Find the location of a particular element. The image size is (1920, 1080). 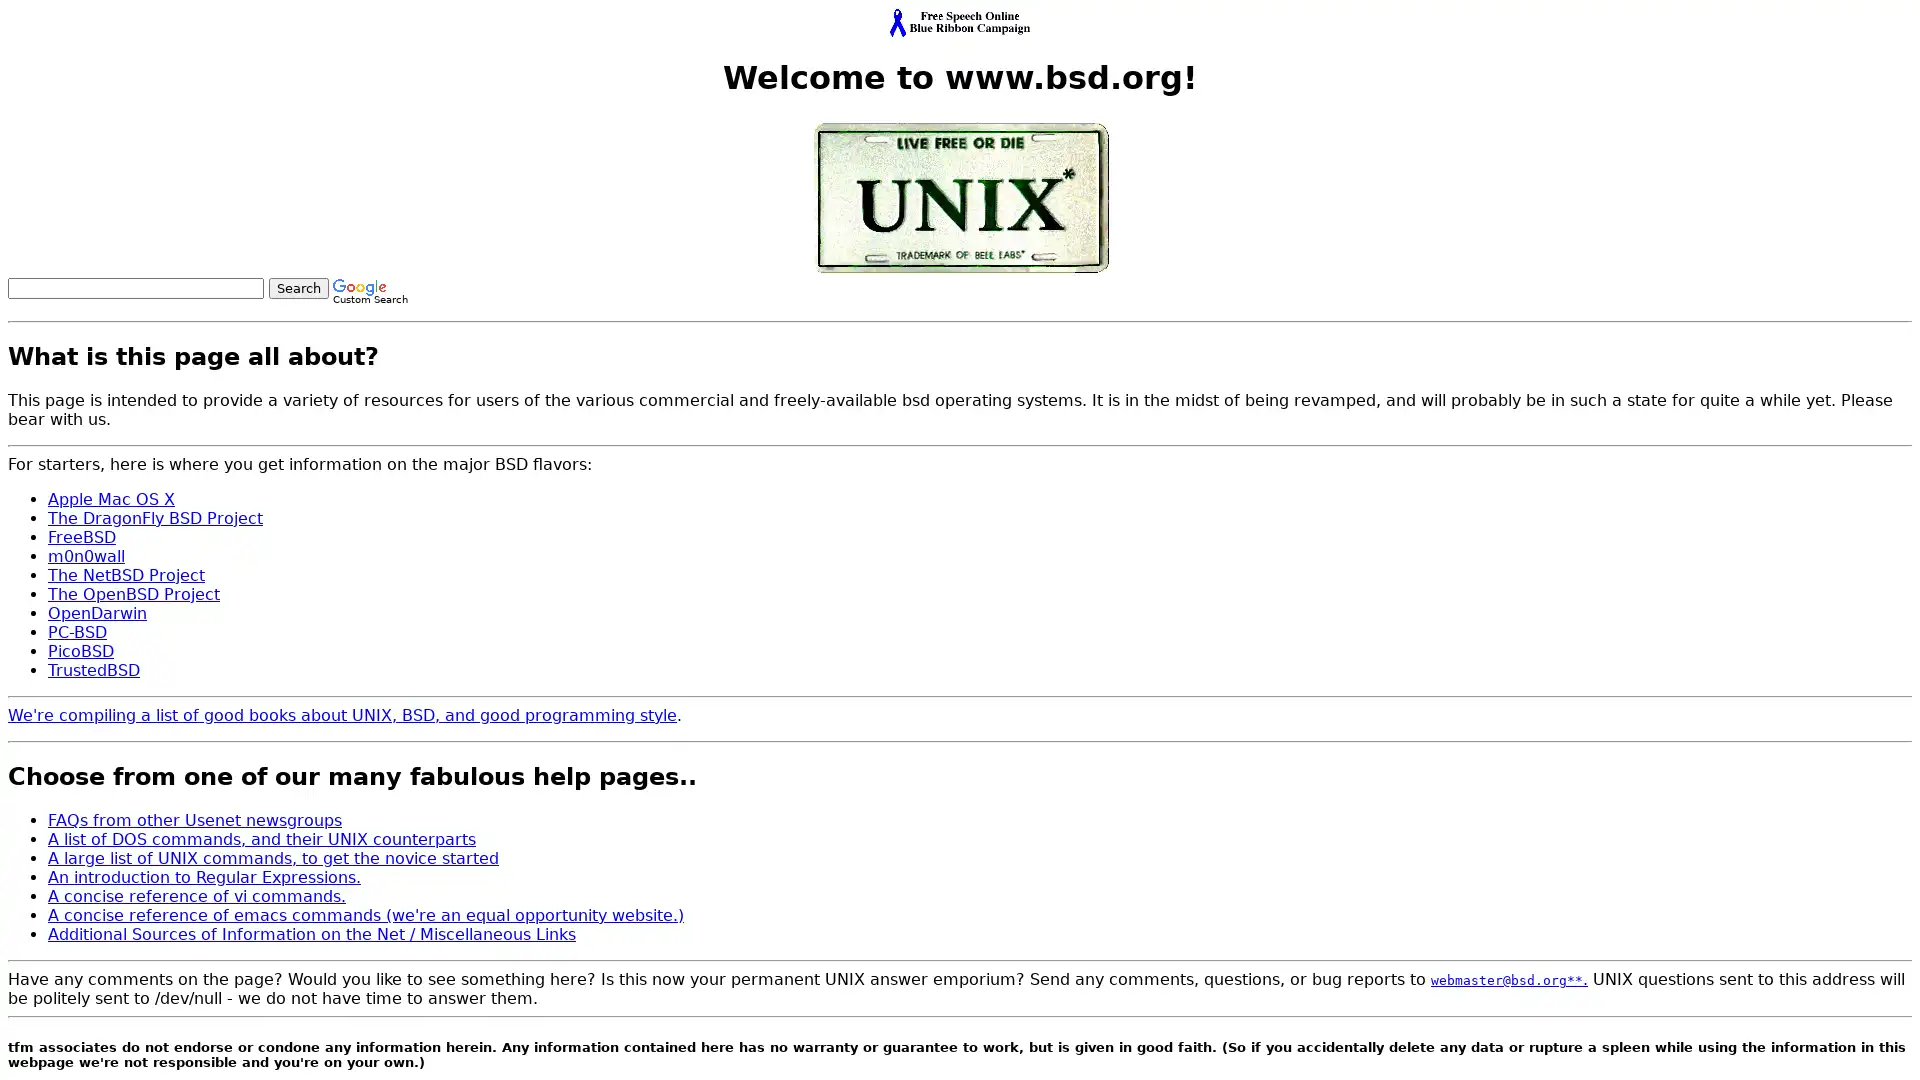

Search is located at coordinates (297, 287).